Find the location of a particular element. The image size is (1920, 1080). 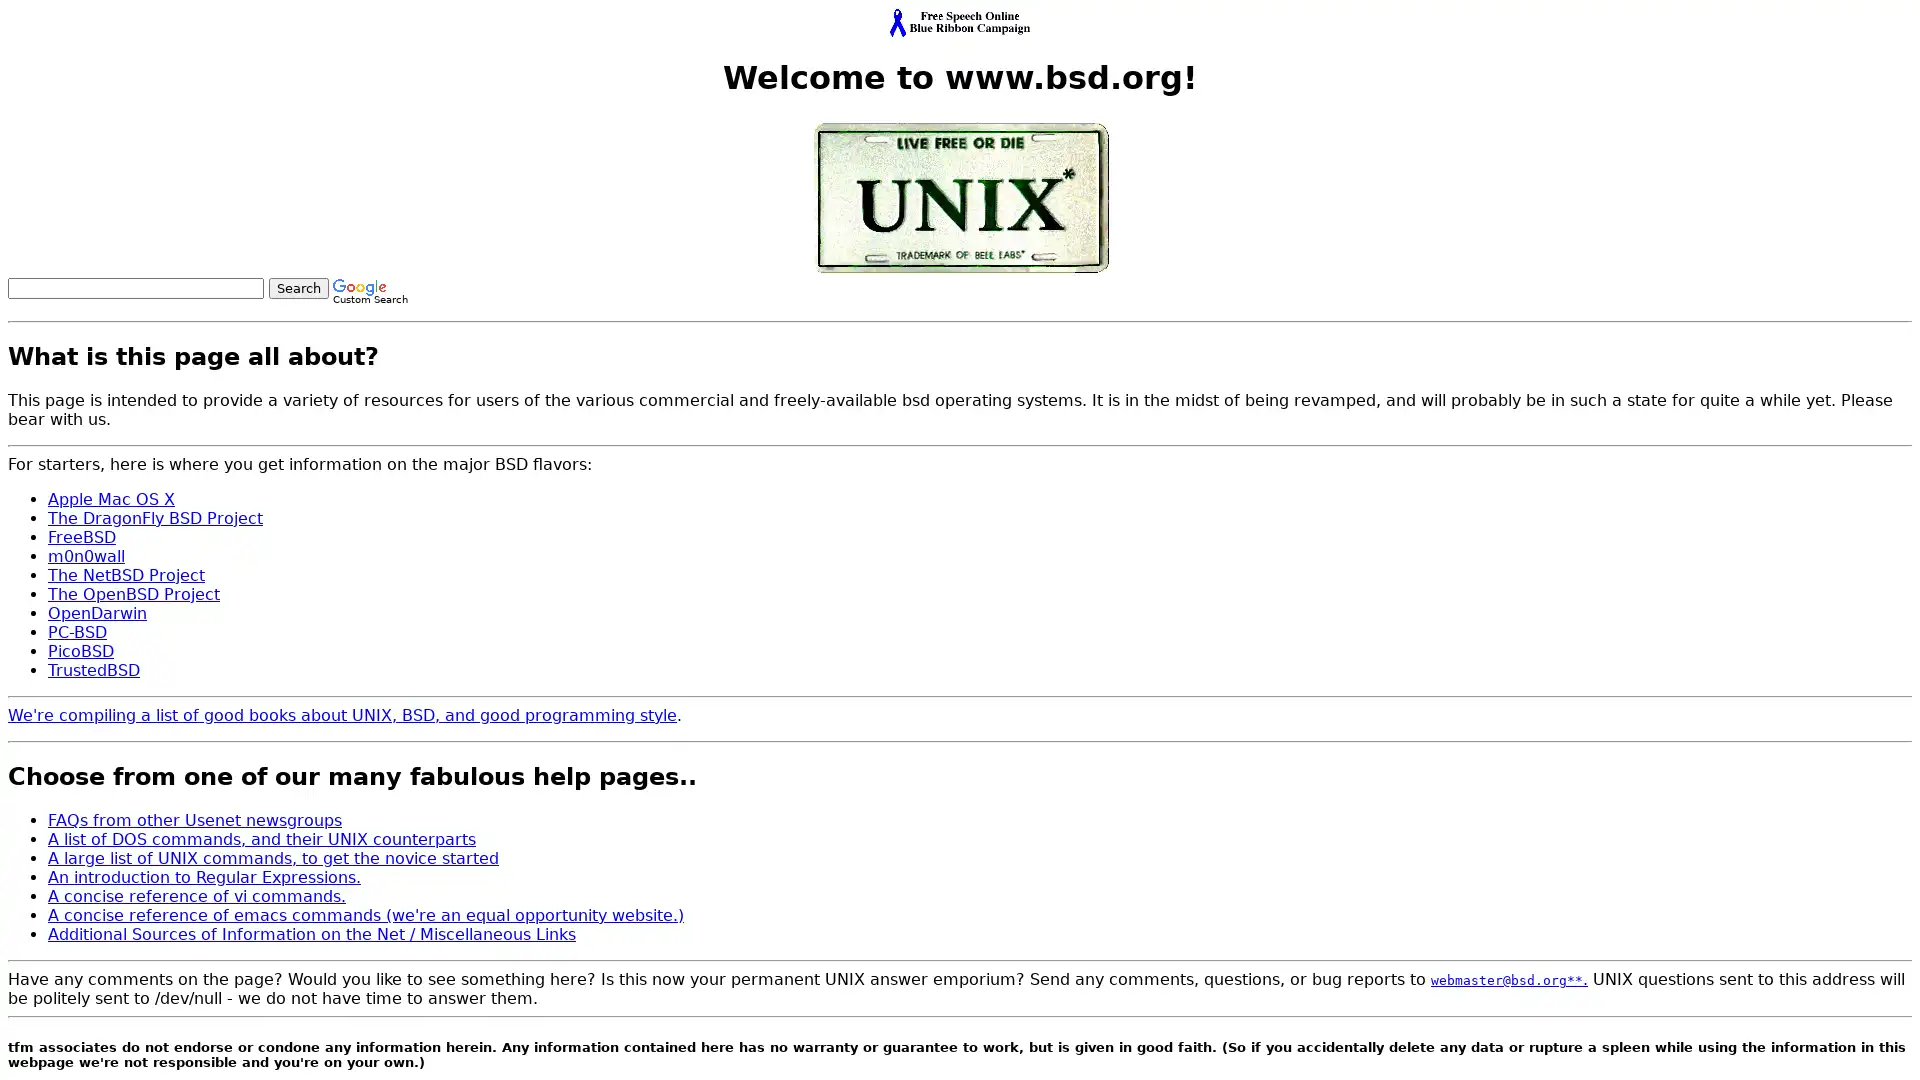

Search is located at coordinates (297, 287).